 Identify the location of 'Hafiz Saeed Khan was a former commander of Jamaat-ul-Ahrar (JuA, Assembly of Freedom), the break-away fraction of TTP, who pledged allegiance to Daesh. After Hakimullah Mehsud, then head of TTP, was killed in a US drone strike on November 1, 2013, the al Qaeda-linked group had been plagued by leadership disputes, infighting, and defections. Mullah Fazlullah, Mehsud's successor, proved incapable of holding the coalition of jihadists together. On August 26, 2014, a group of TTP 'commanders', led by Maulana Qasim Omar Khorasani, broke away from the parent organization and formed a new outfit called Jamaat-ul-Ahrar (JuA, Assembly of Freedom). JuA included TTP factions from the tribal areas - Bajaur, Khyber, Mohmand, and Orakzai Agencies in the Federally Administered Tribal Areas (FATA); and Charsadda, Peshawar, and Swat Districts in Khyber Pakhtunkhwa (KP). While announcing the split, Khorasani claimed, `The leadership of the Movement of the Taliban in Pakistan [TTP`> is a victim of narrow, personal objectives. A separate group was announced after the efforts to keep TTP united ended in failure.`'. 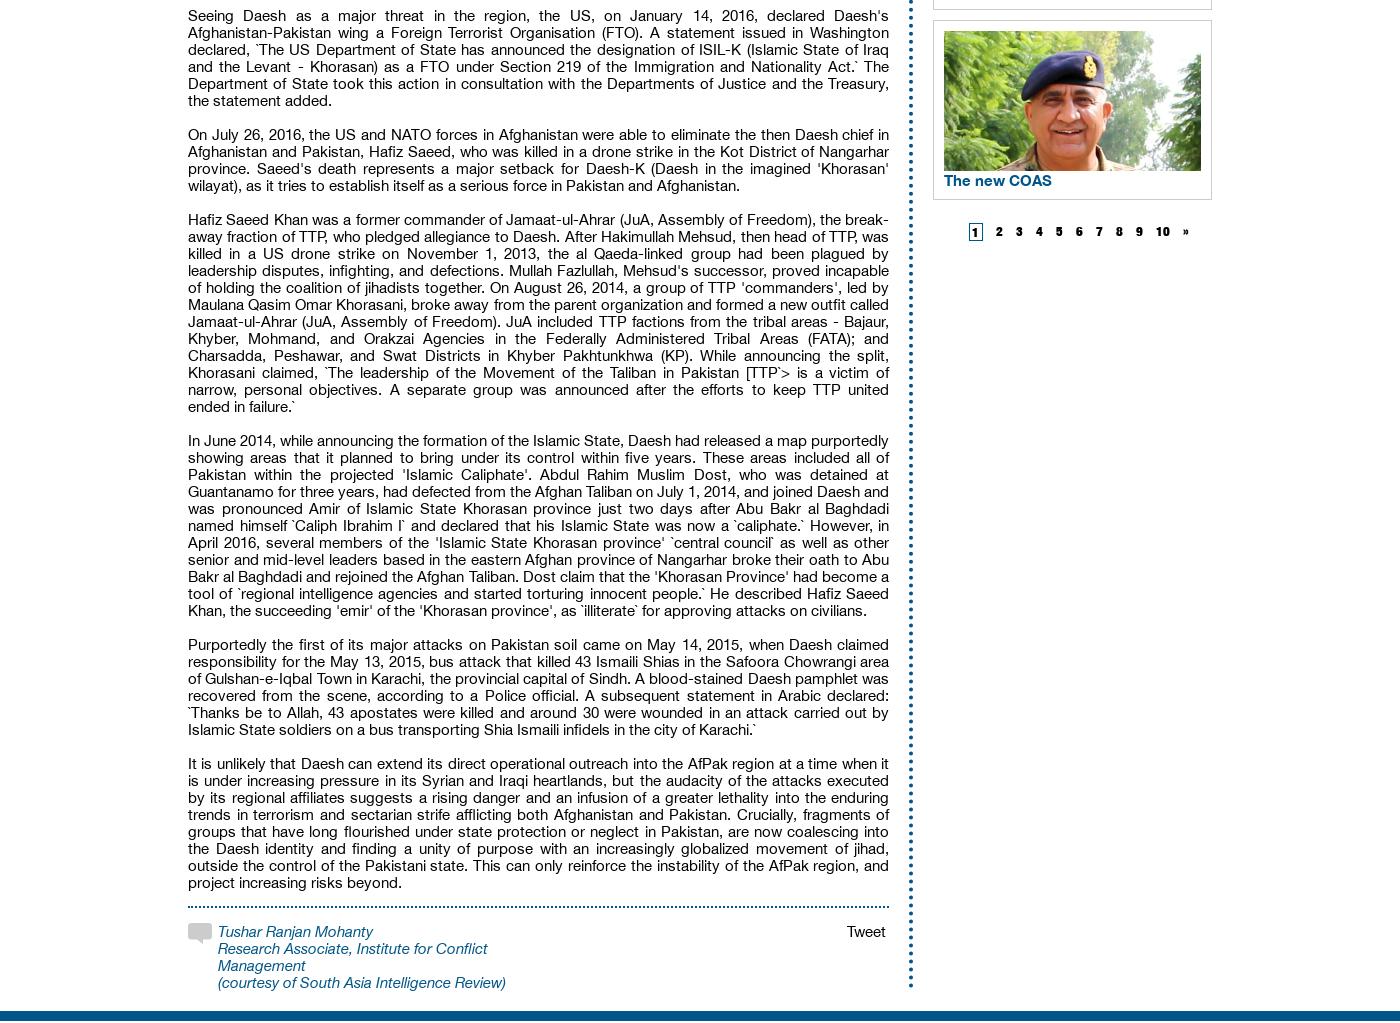
(538, 312).